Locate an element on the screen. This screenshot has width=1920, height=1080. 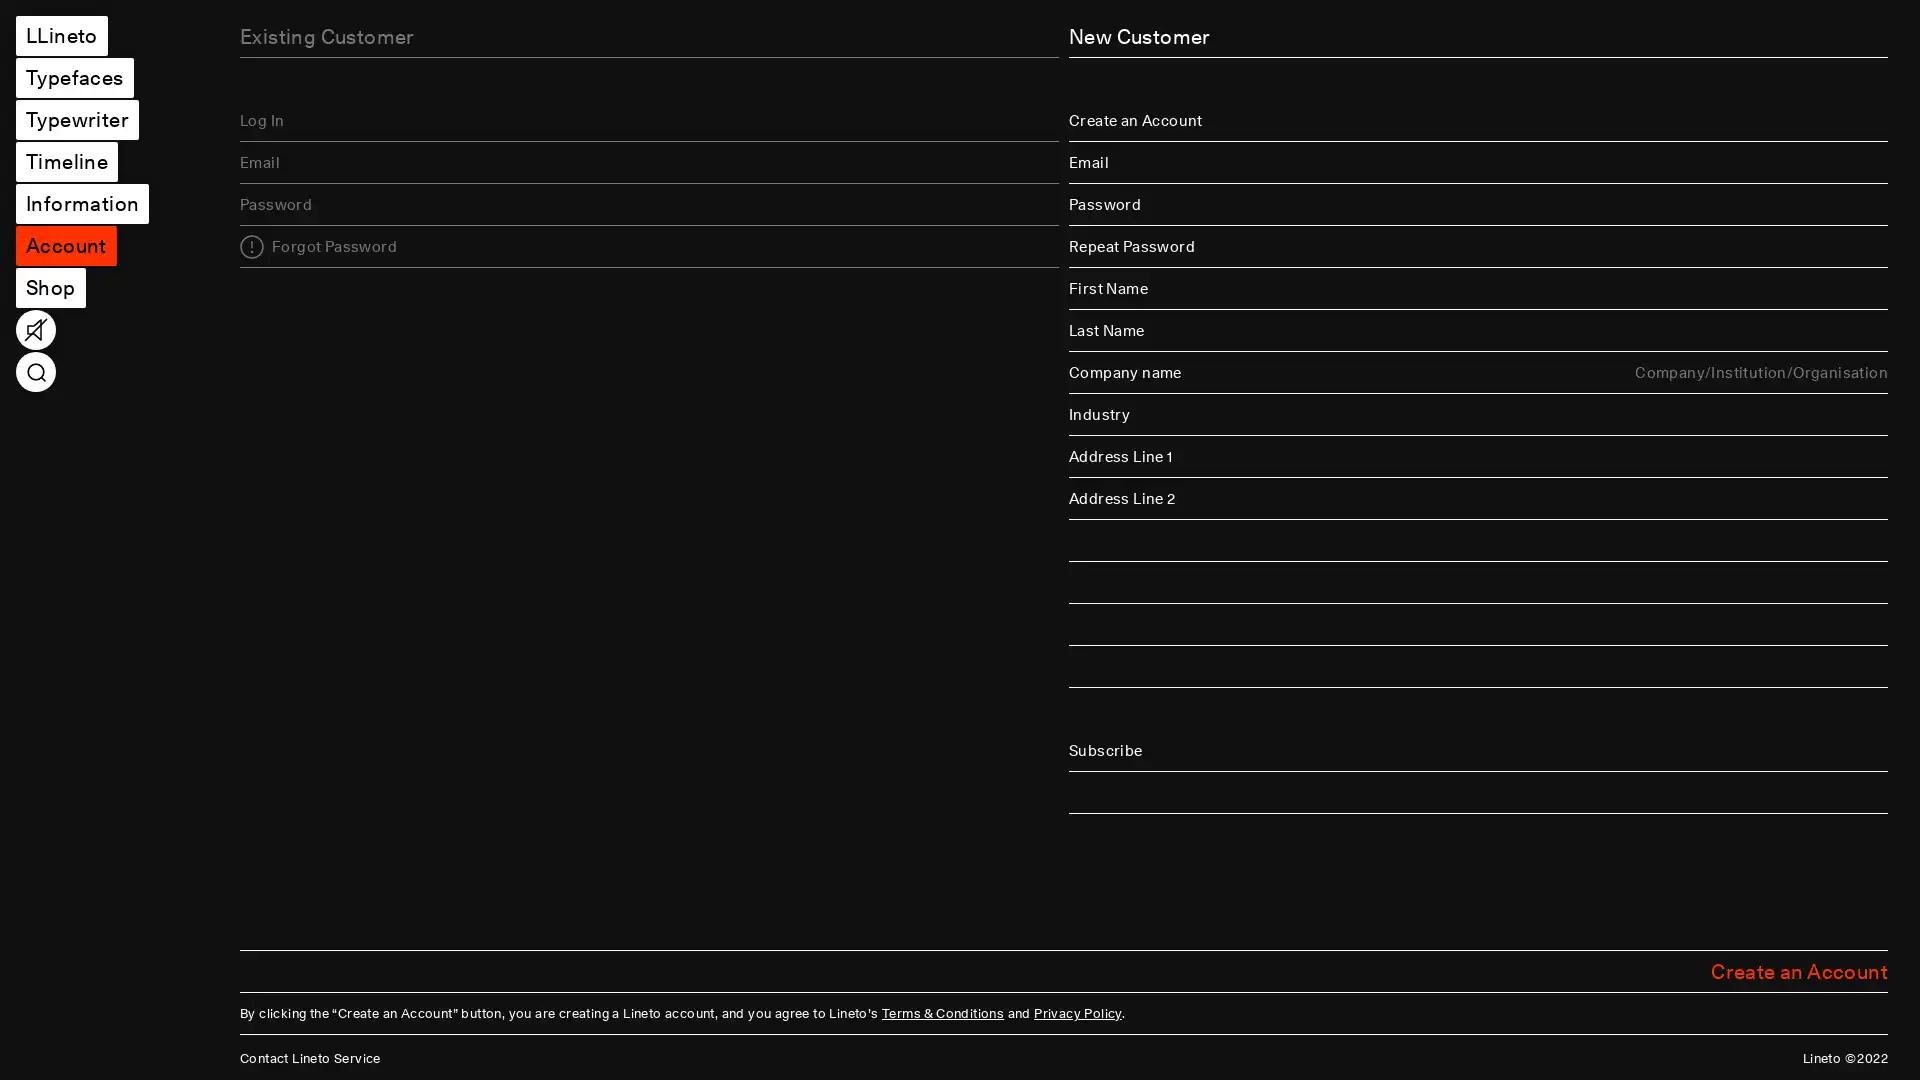
LLineto is located at coordinates (61, 35).